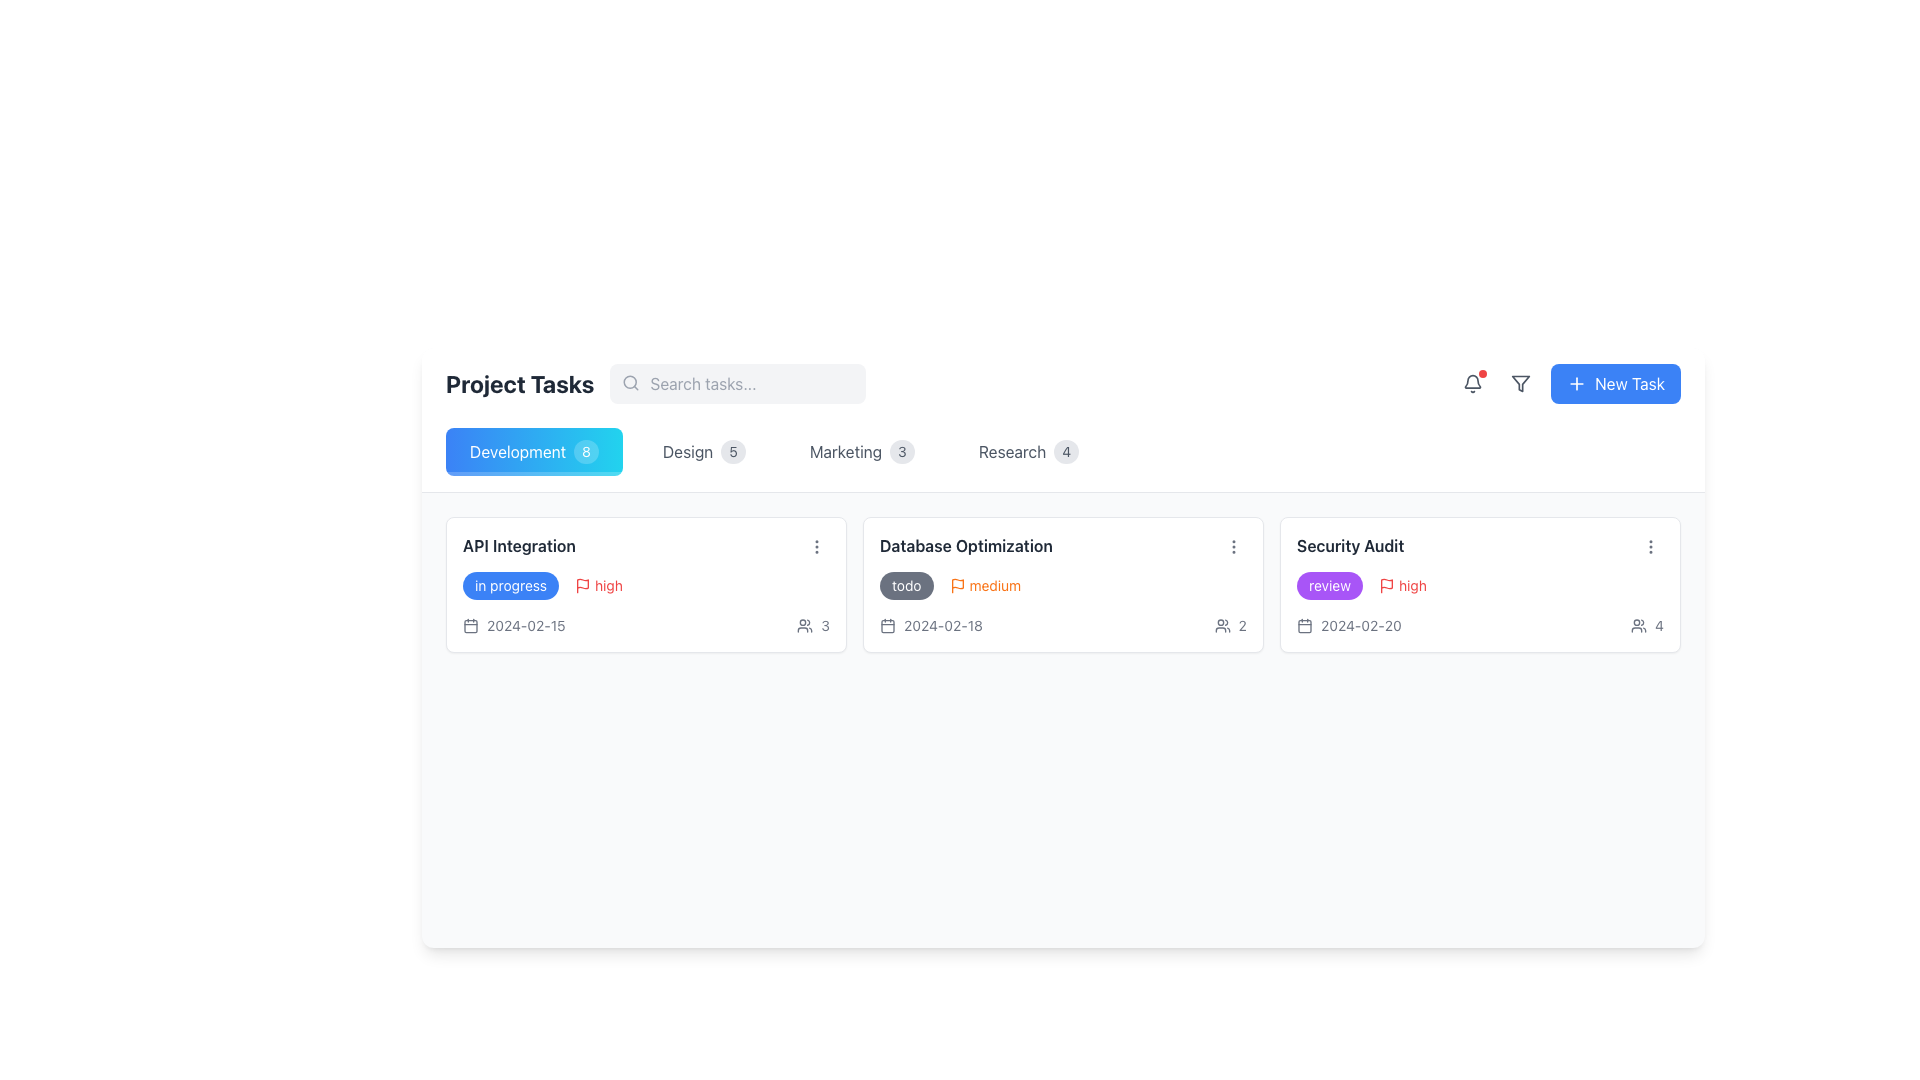  Describe the element at coordinates (1651, 547) in the screenshot. I see `the vertical ellipsis icon in the top-right corner of the 'Security Audit' task card` at that location.